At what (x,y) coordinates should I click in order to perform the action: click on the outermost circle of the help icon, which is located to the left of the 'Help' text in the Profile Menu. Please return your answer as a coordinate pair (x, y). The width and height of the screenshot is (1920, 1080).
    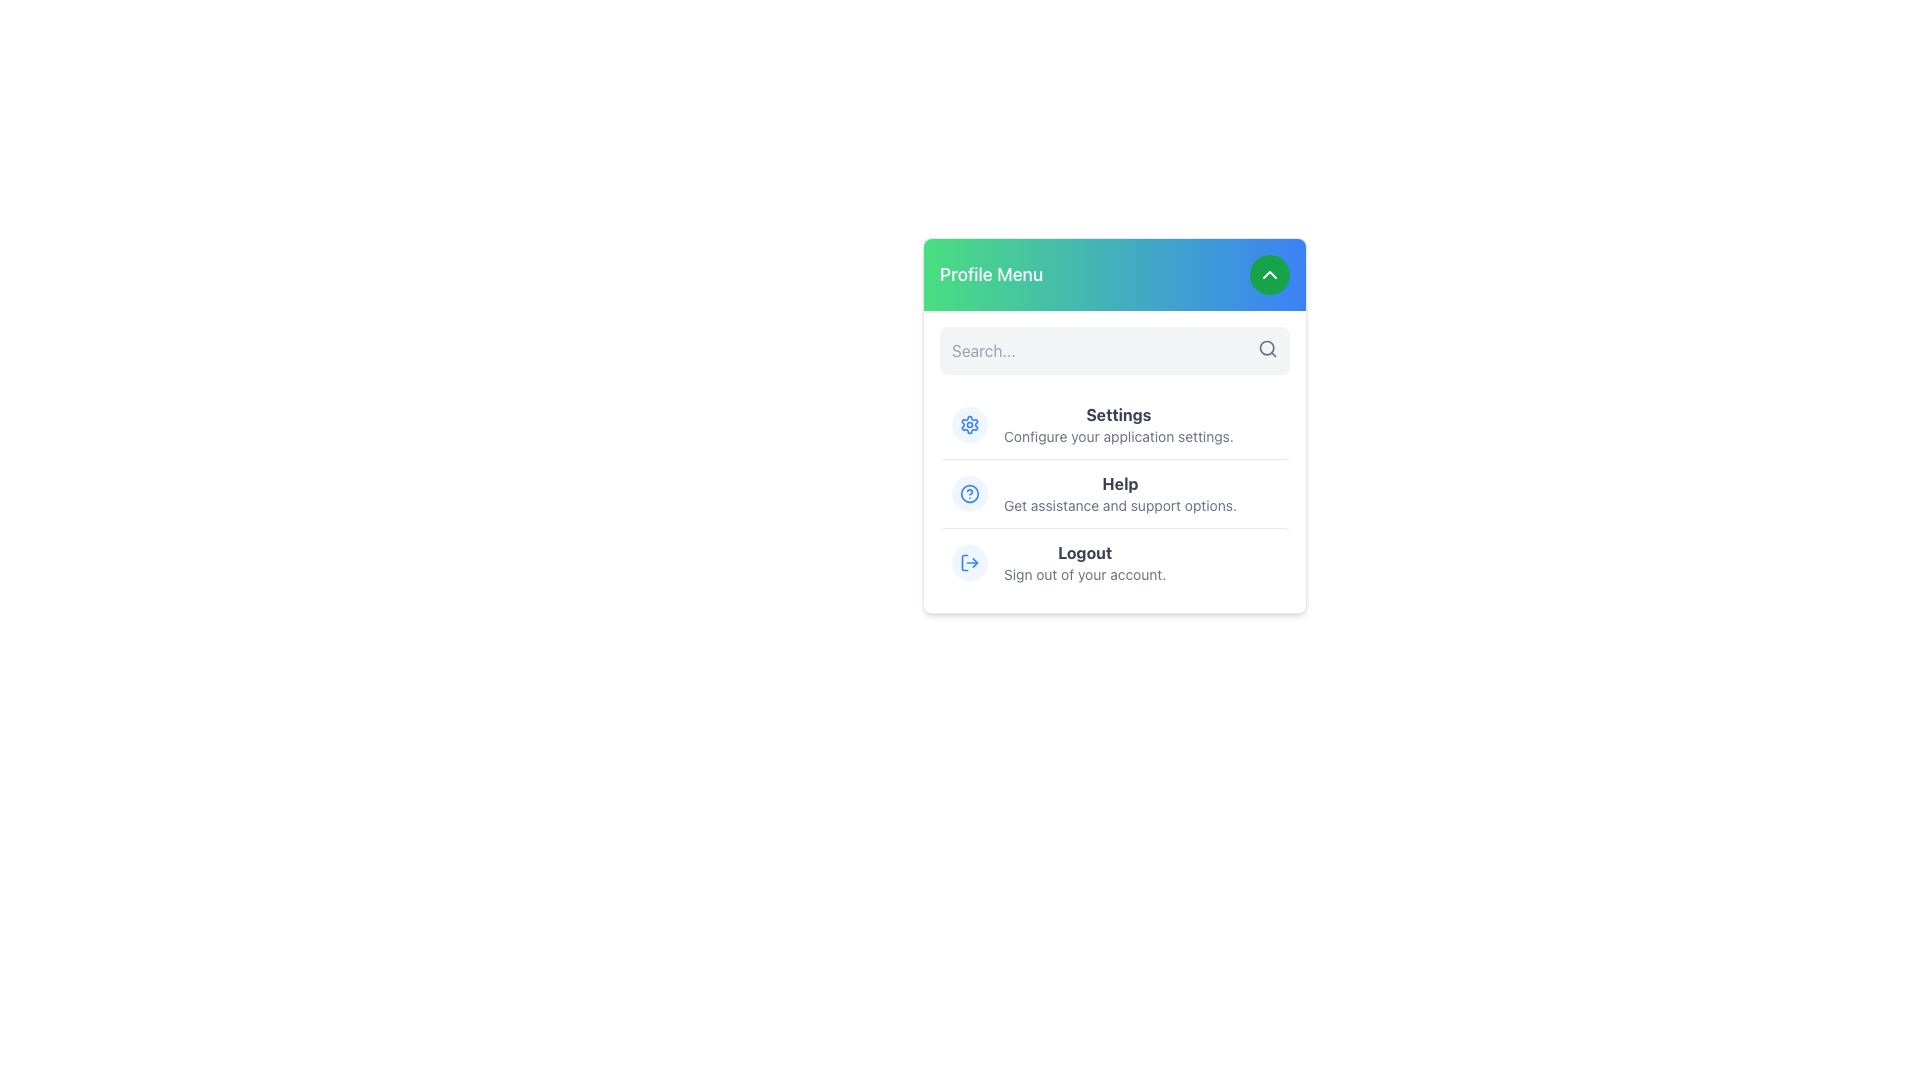
    Looking at the image, I should click on (969, 493).